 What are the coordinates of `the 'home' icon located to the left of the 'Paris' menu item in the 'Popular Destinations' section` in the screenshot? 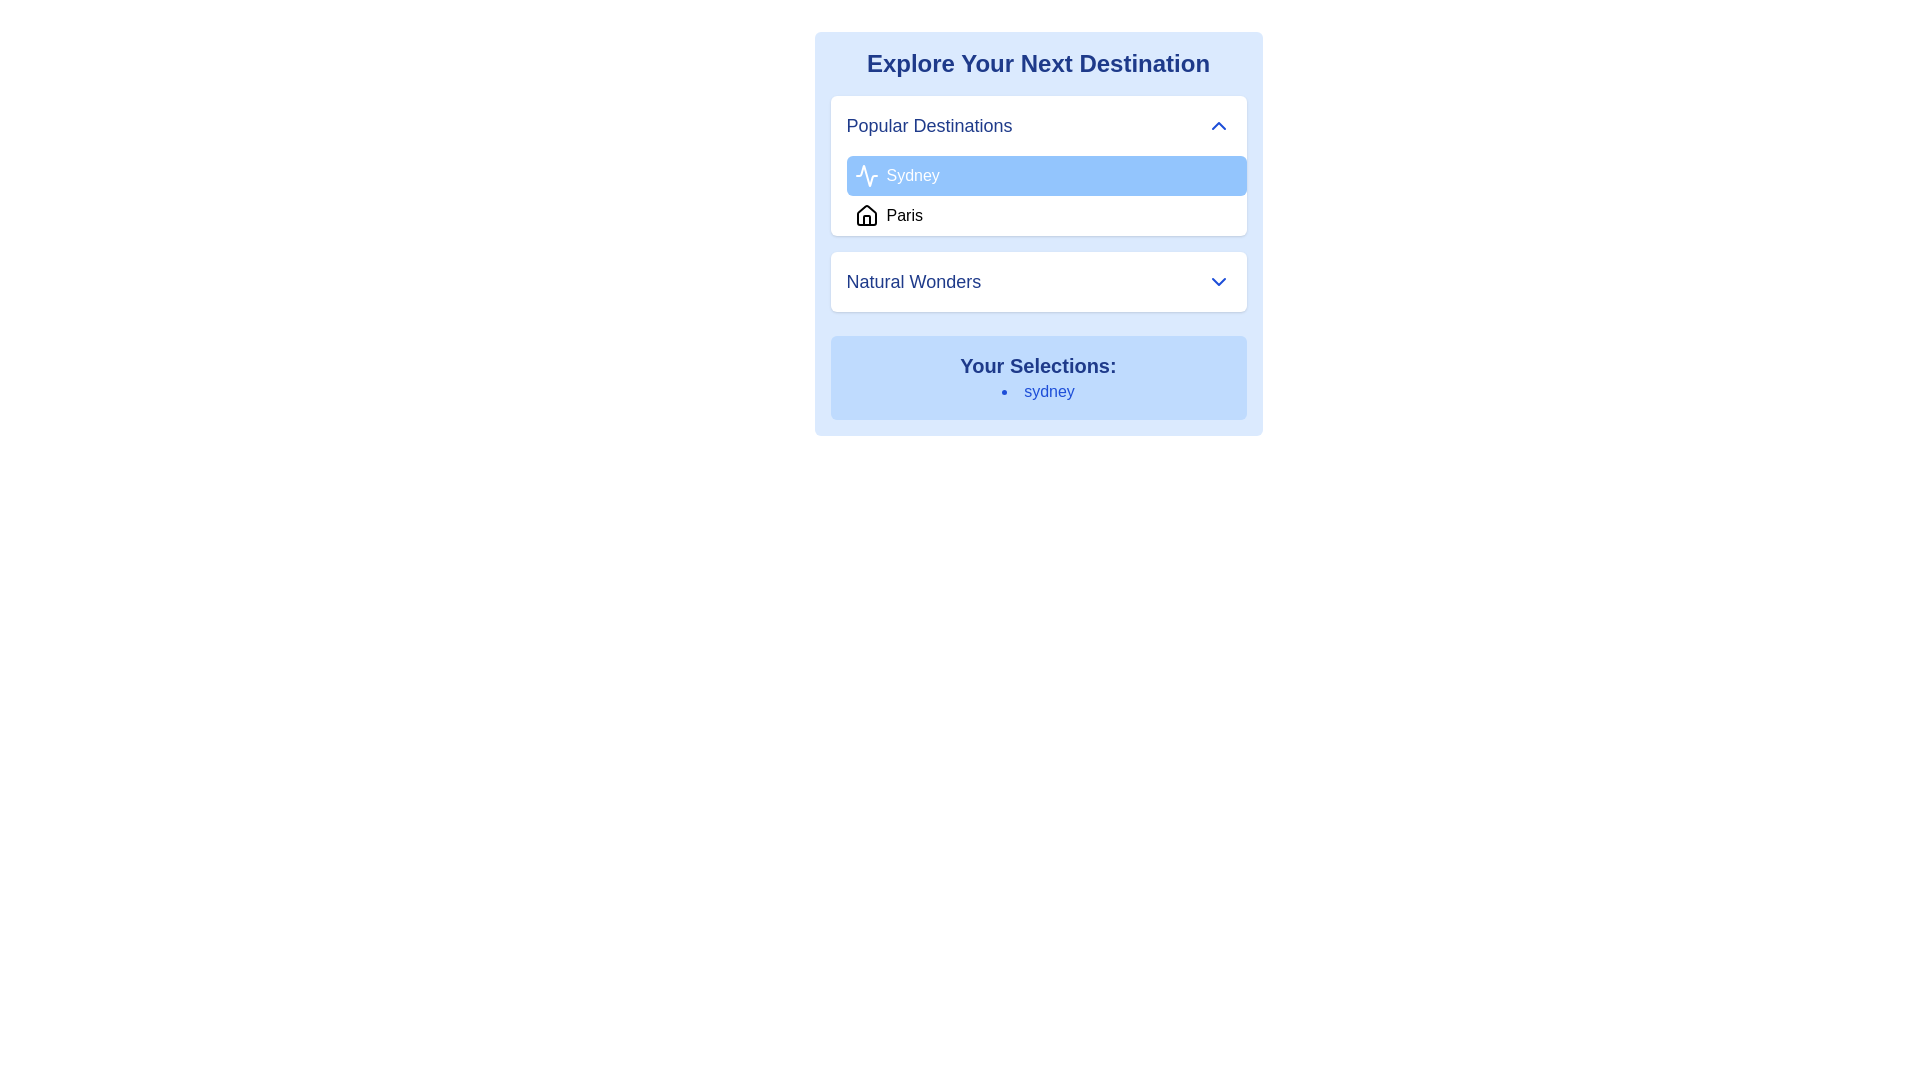 It's located at (866, 216).